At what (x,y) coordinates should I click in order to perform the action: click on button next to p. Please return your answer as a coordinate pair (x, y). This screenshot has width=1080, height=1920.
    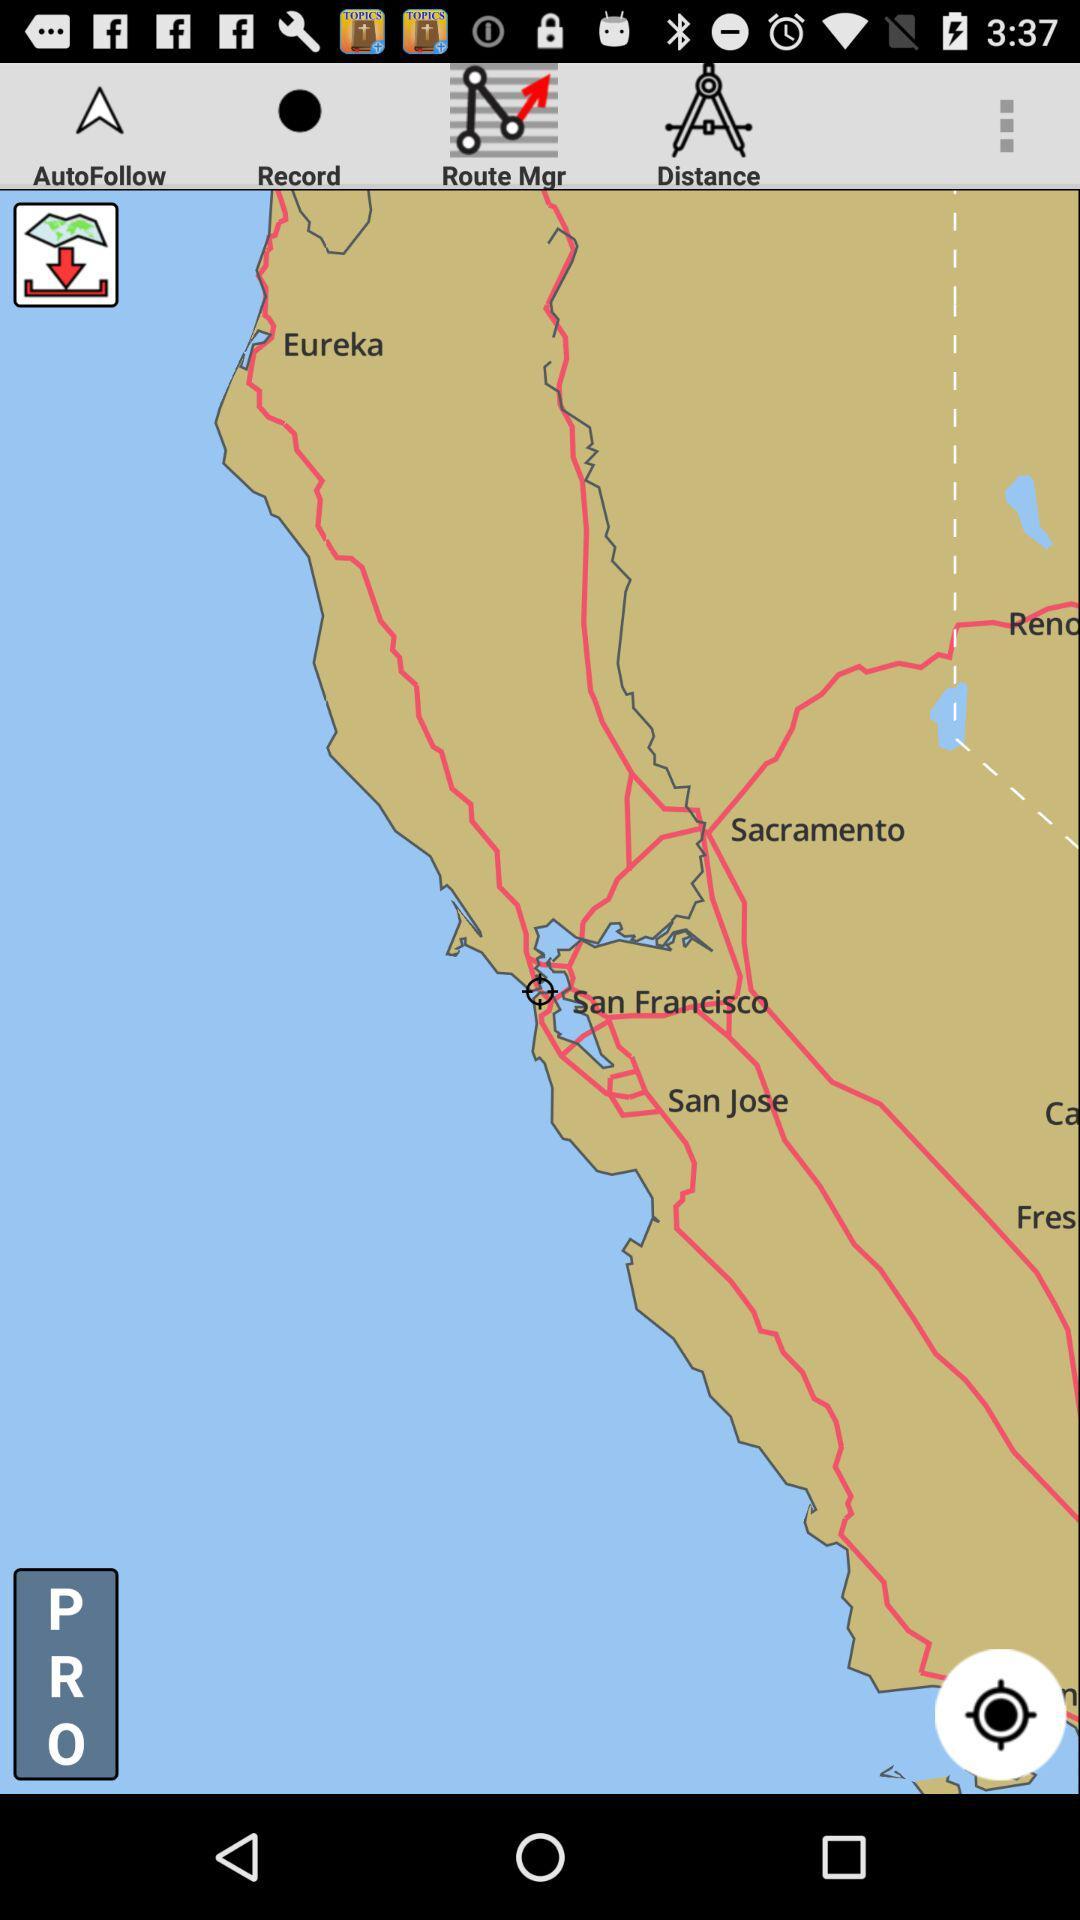
    Looking at the image, I should click on (1000, 1713).